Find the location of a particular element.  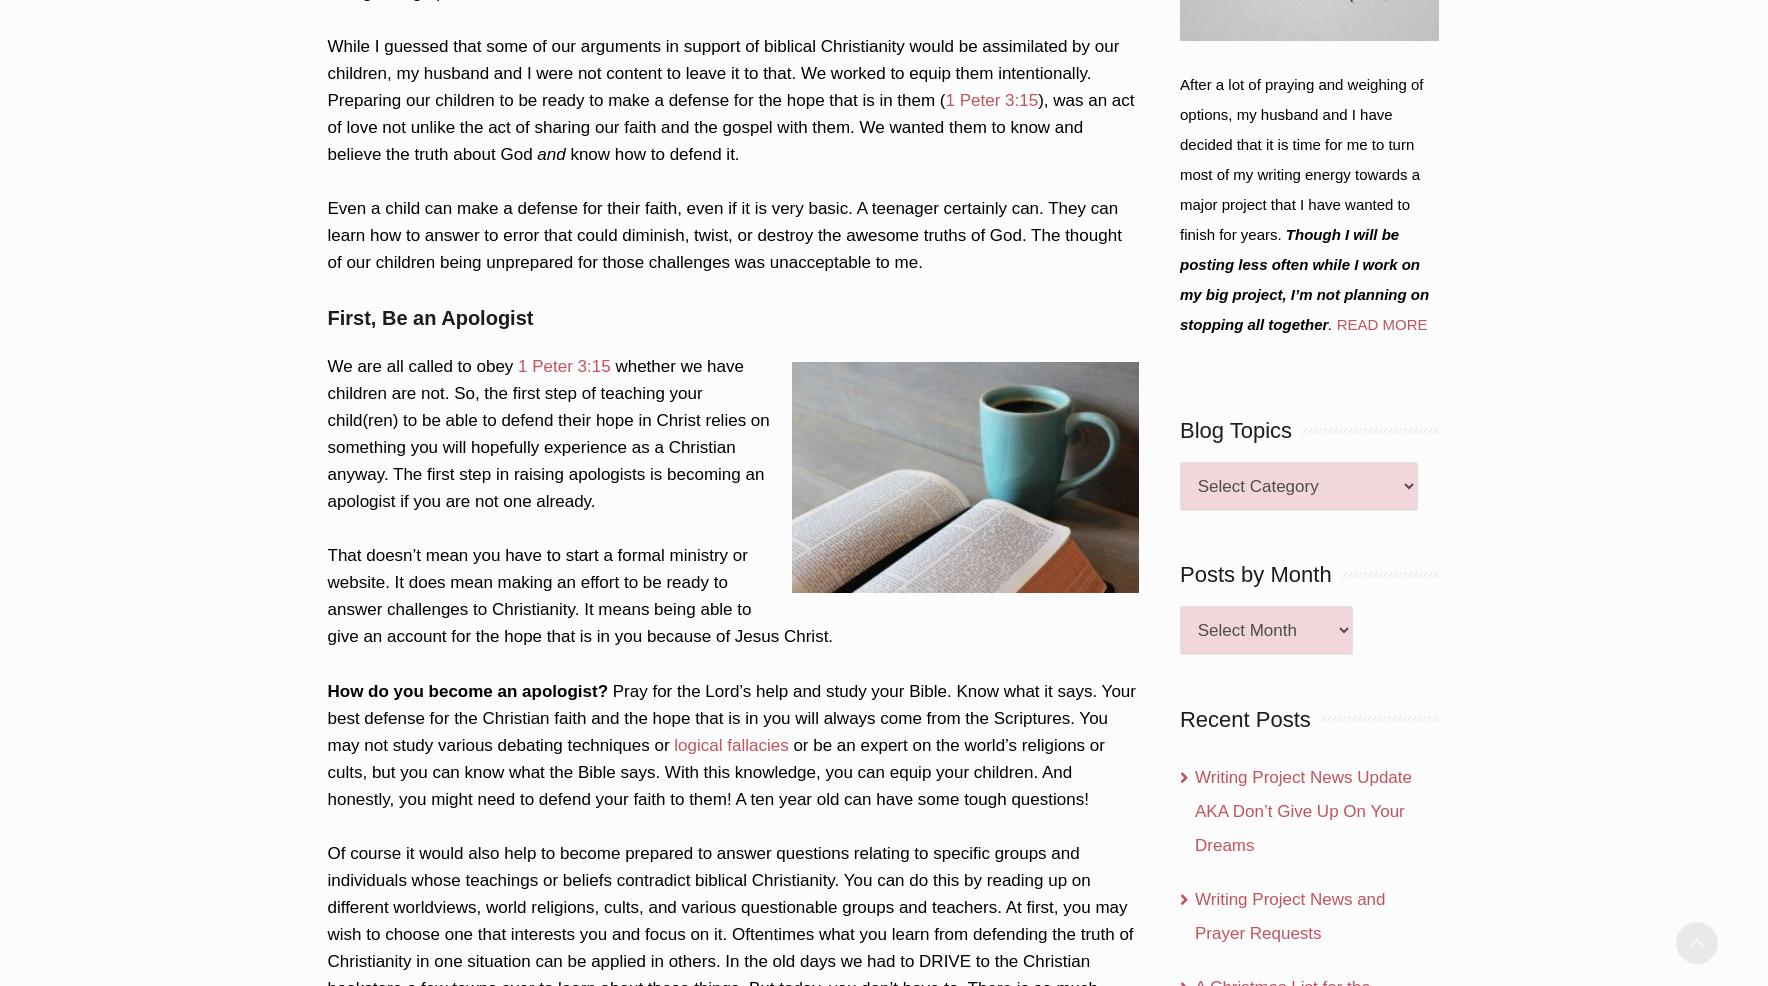

'Writing Project News and Prayer Requests' is located at coordinates (1193, 915).